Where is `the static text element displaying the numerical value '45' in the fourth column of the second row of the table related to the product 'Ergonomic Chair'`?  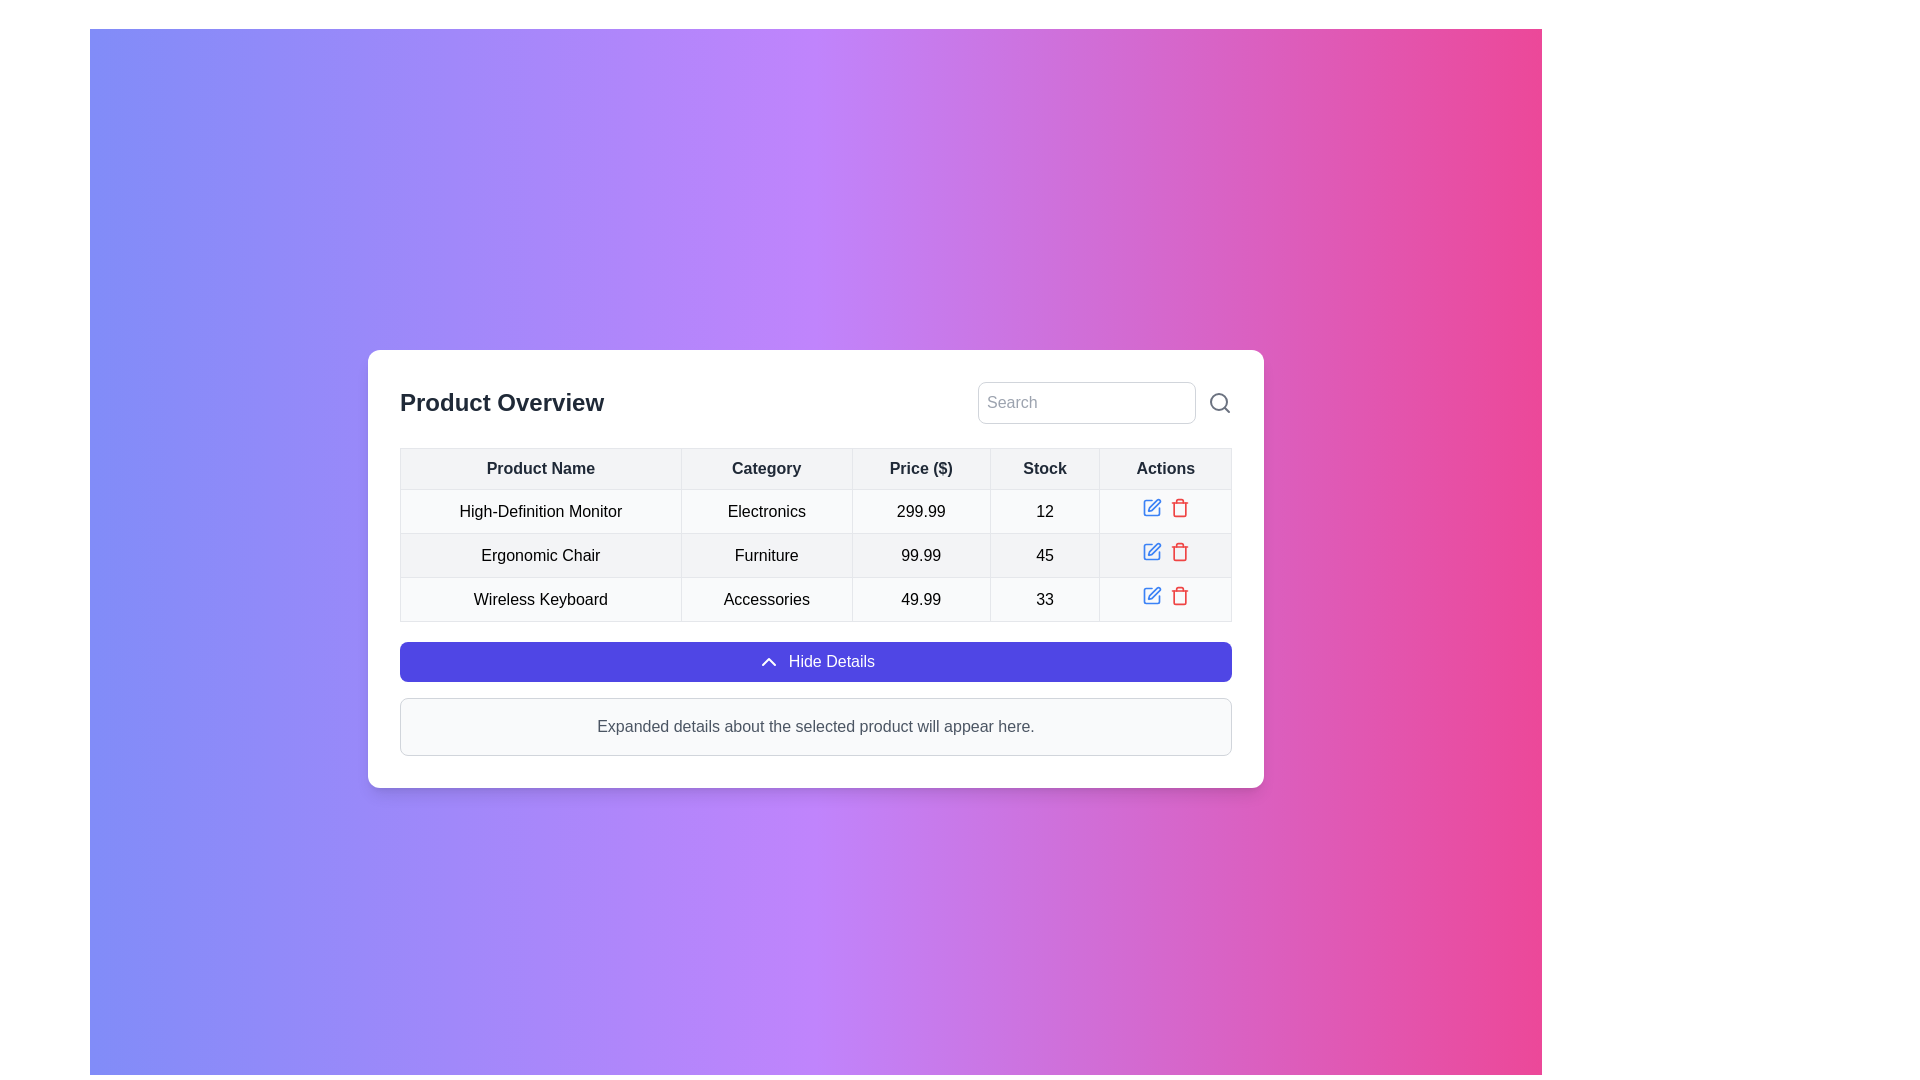
the static text element displaying the numerical value '45' in the fourth column of the second row of the table related to the product 'Ergonomic Chair' is located at coordinates (1044, 555).